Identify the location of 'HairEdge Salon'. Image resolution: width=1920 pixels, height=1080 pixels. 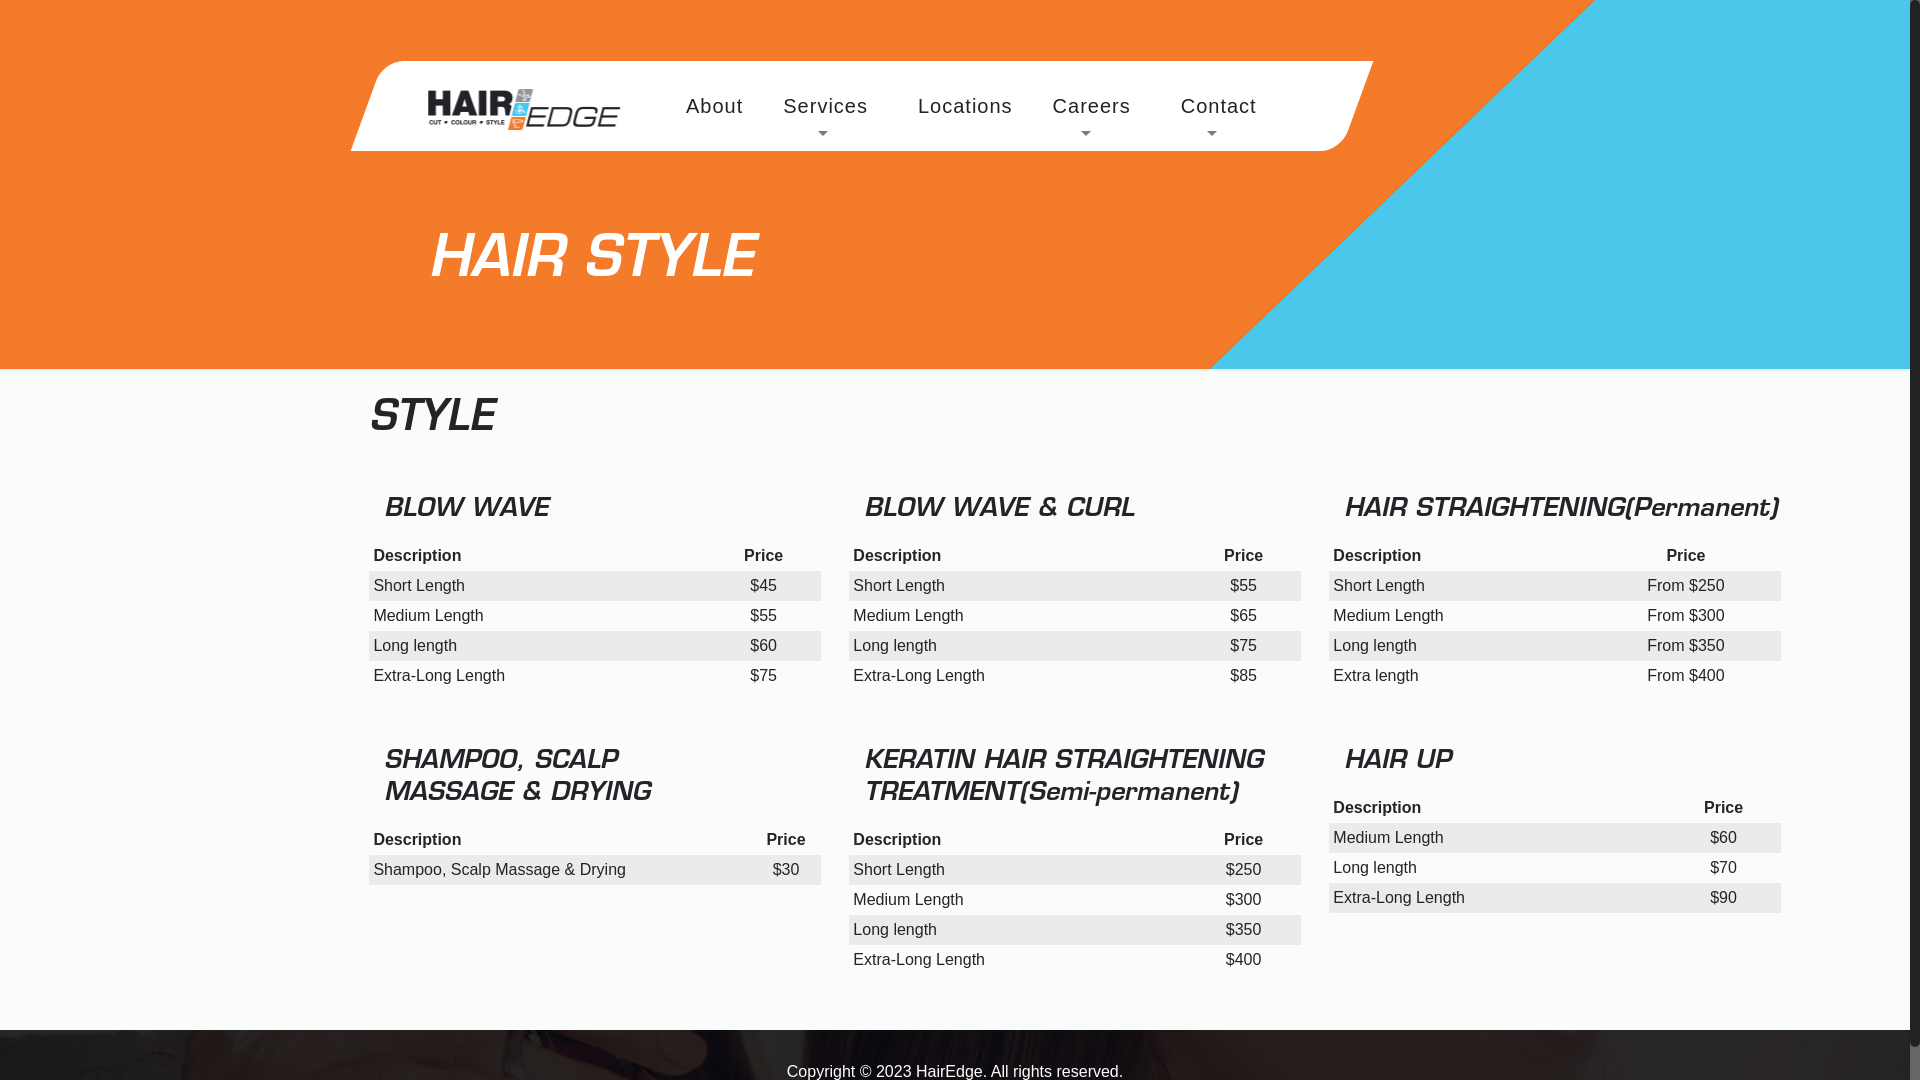
(523, 119).